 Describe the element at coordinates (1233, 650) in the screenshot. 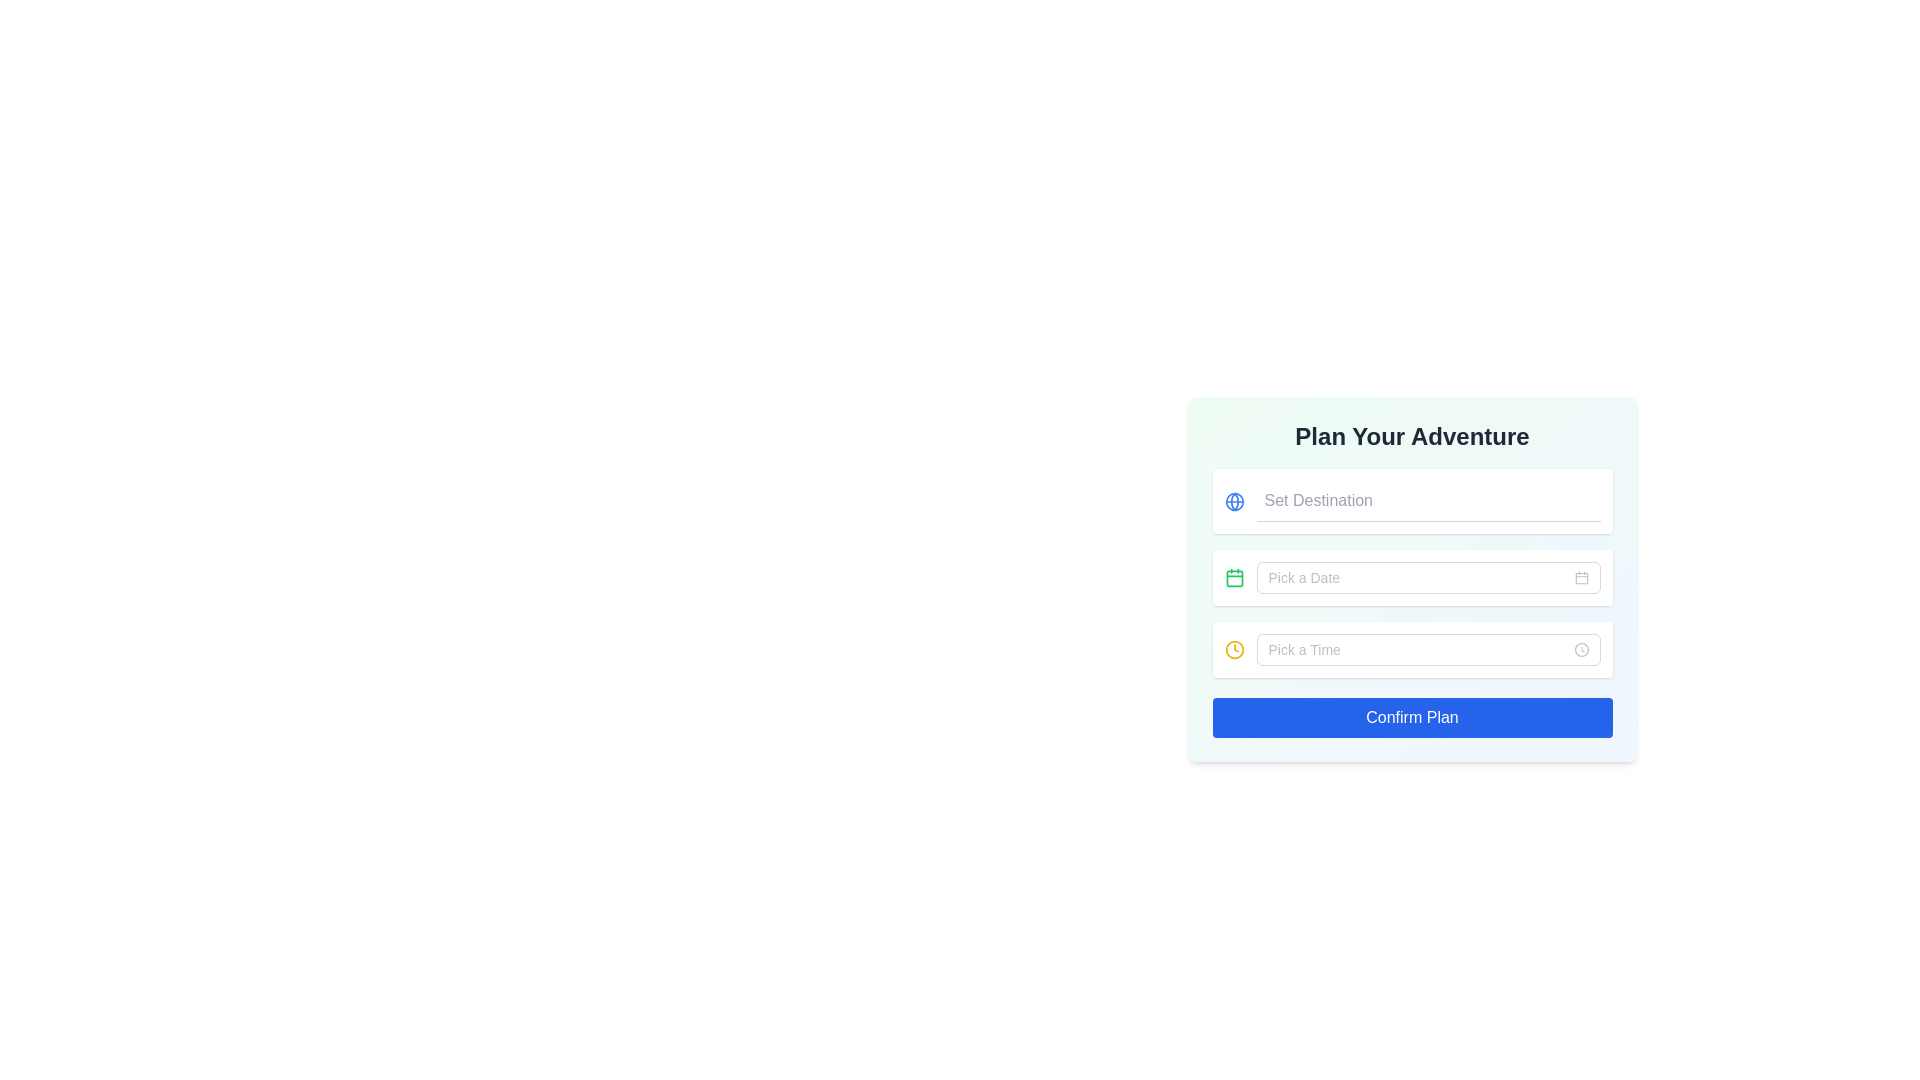

I see `the SVG circle element that serves as the outline of the time selection icon, located prominently on the left side of the 'Pick a Time' input field` at that location.